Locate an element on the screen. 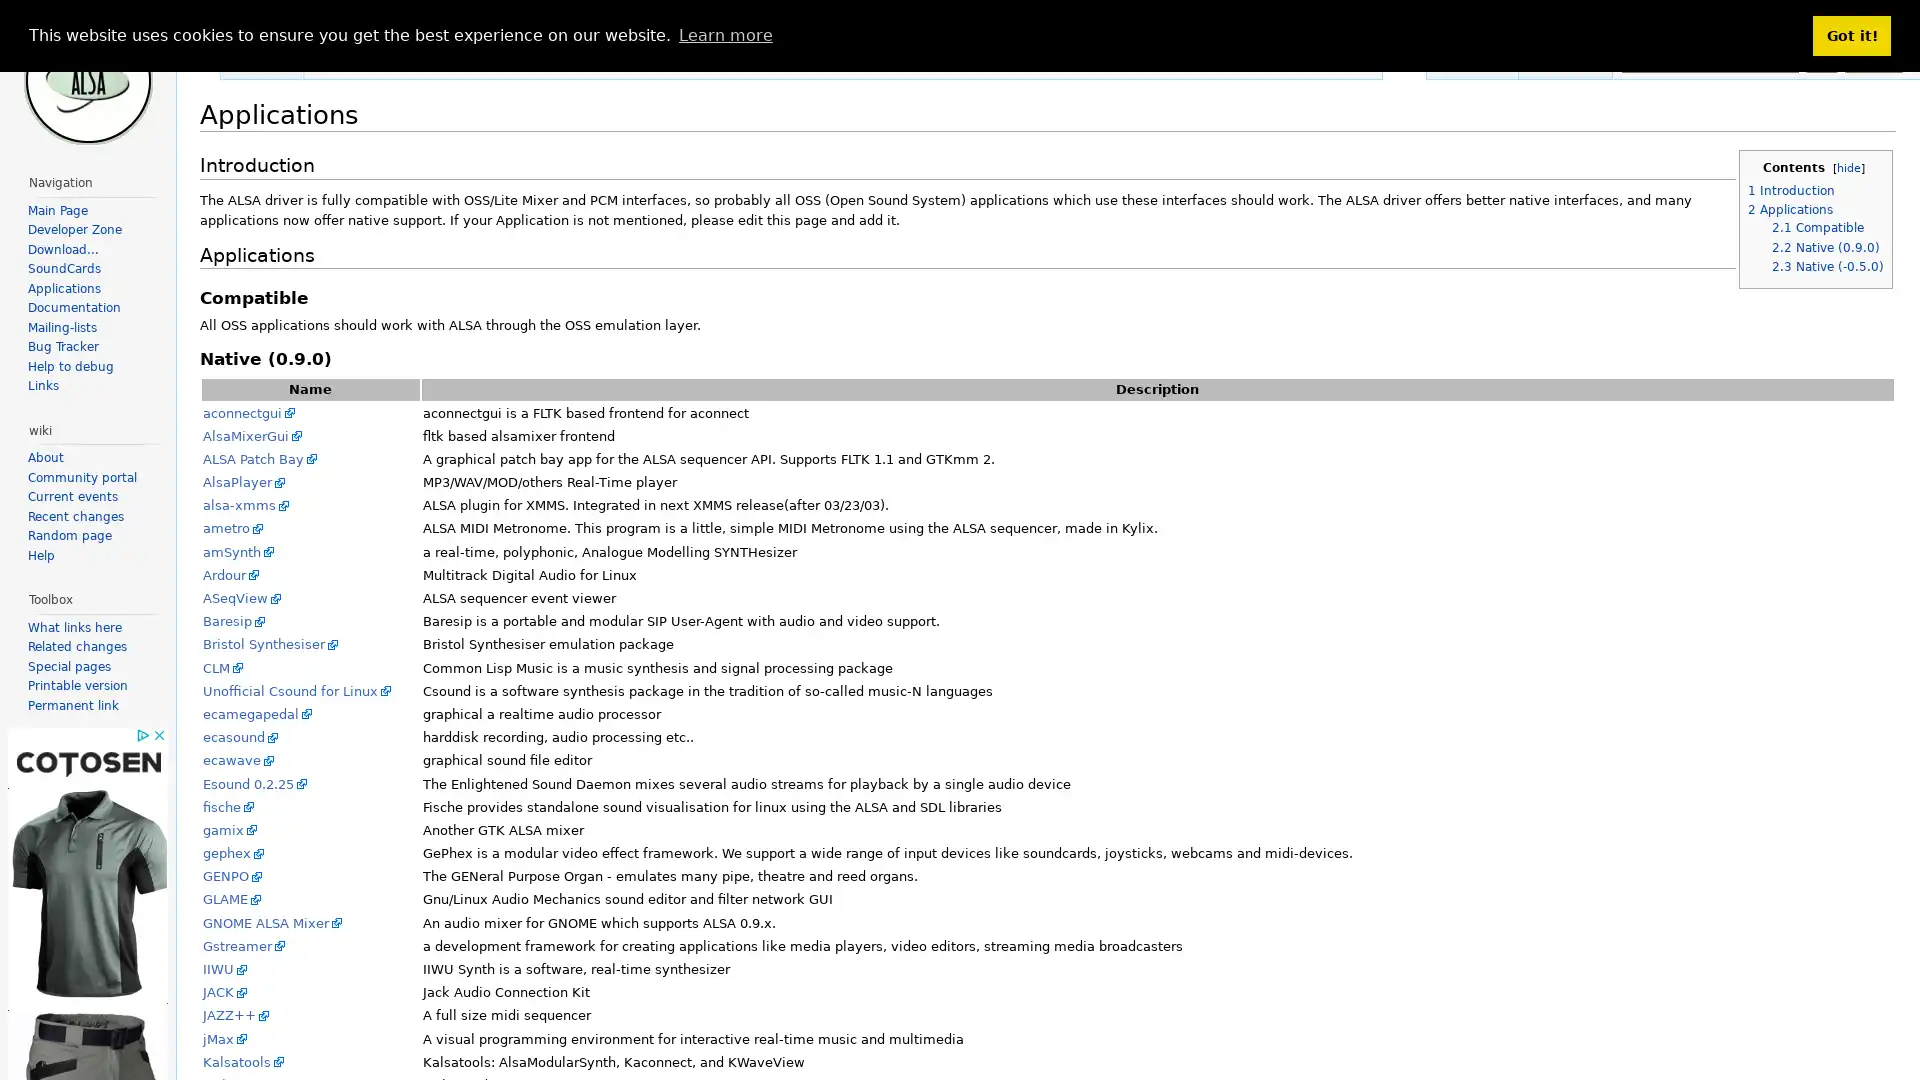 The image size is (1920, 1080). Go is located at coordinates (1822, 60).